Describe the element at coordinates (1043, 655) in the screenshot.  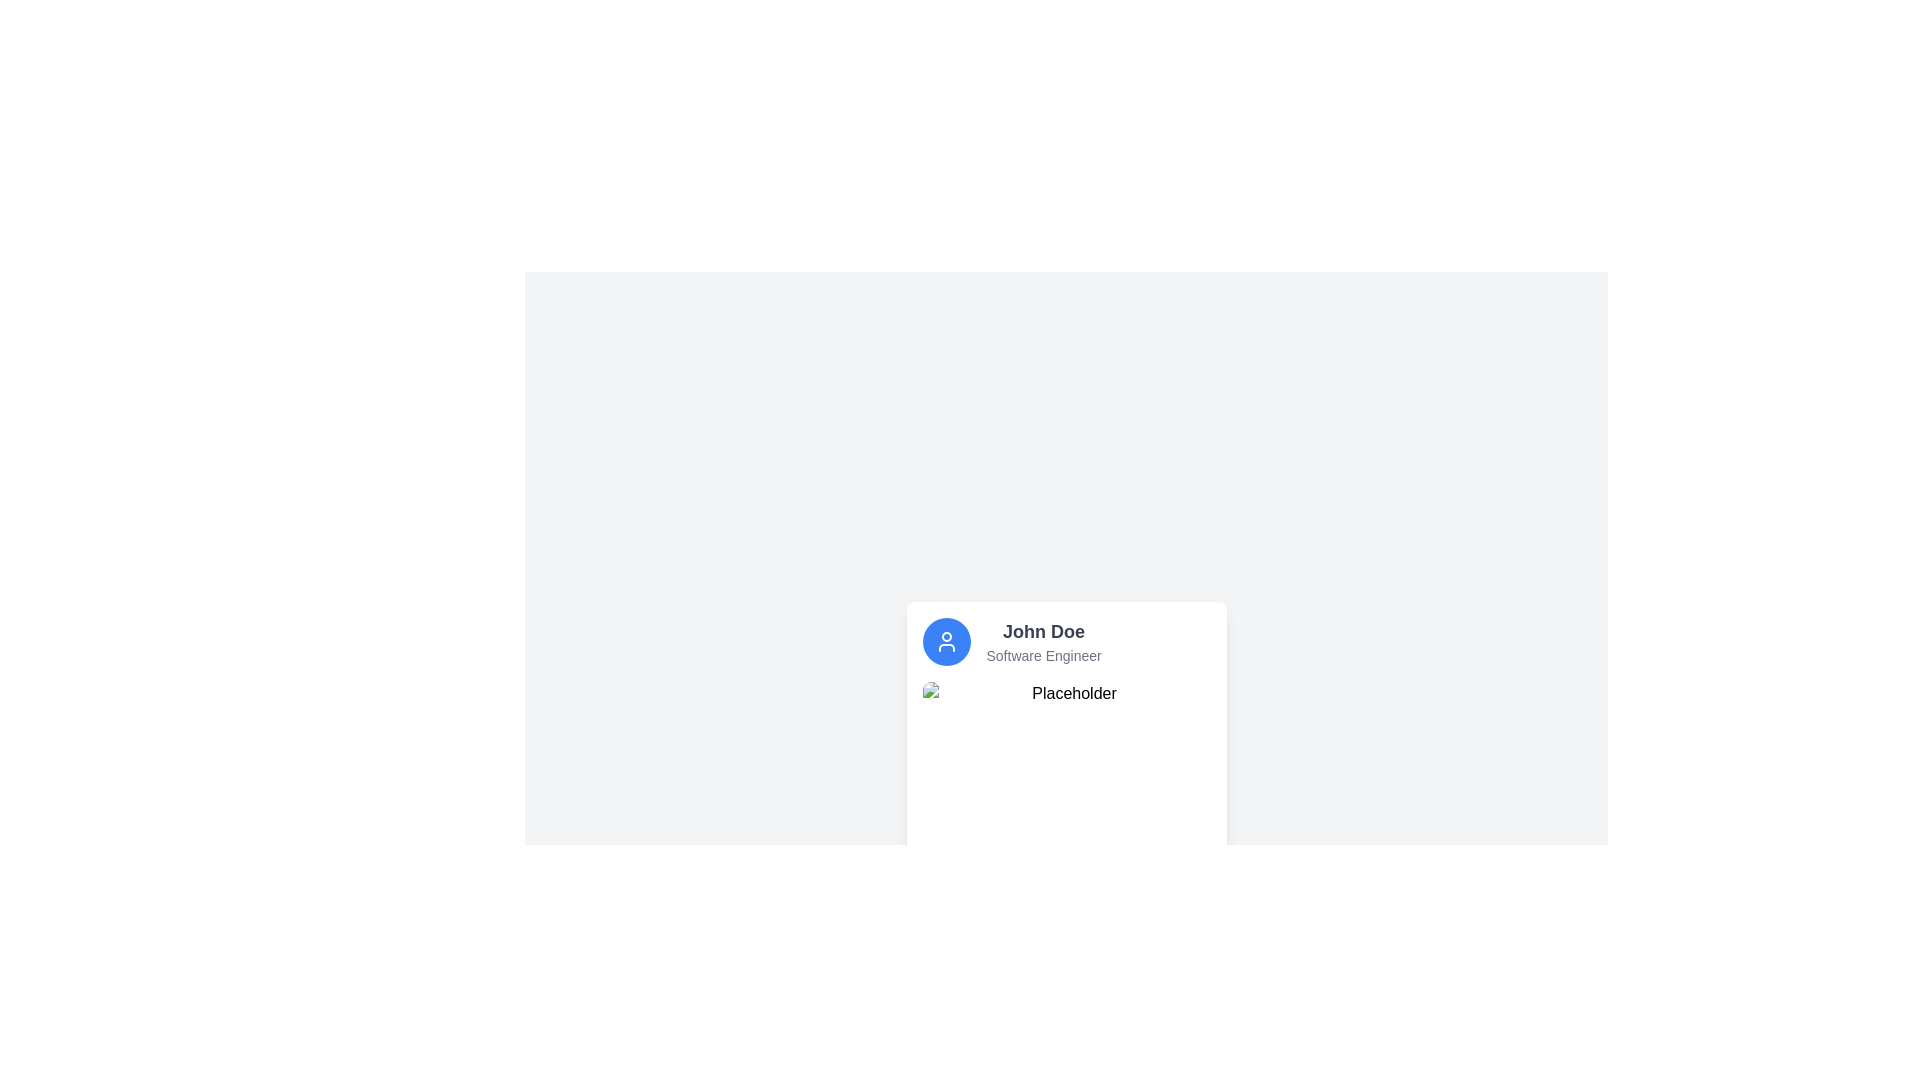
I see `the text label that reads 'Software Engineer', which is styled in small gray font and located directly below 'John Doe' within the card layout` at that location.